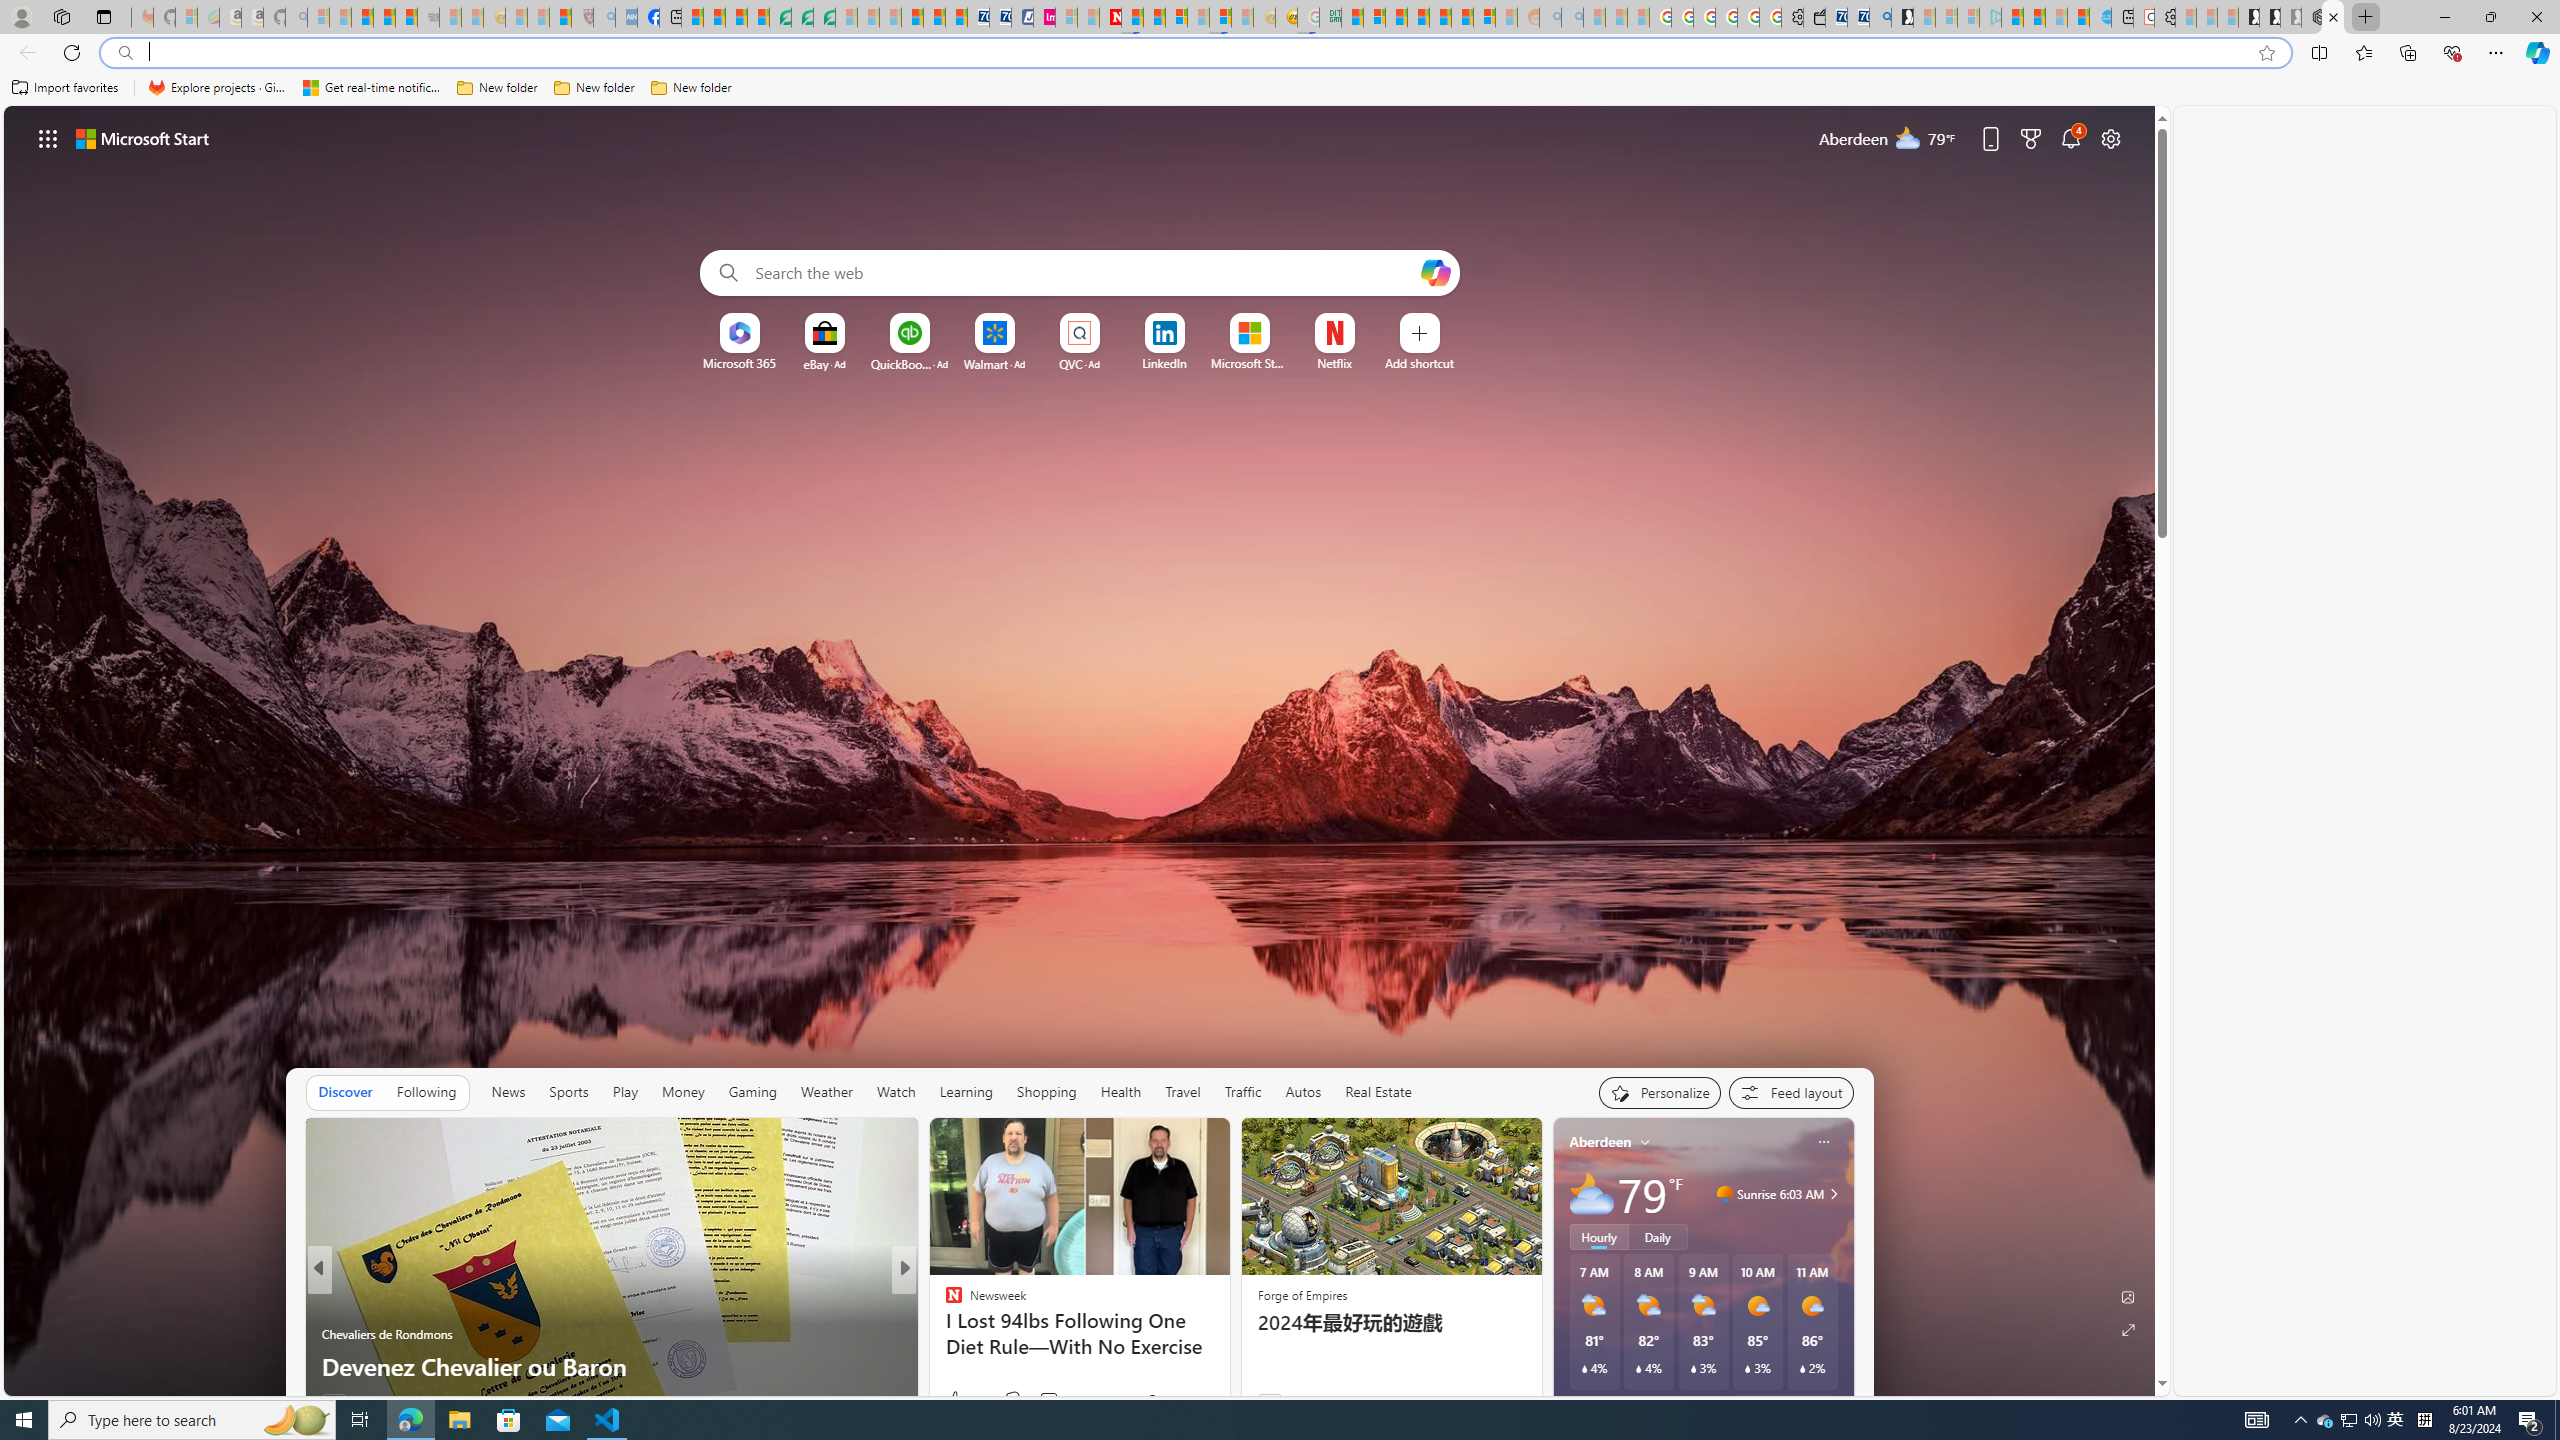  I want to click on 'Class: weather-arrow-glyph', so click(1834, 1192).